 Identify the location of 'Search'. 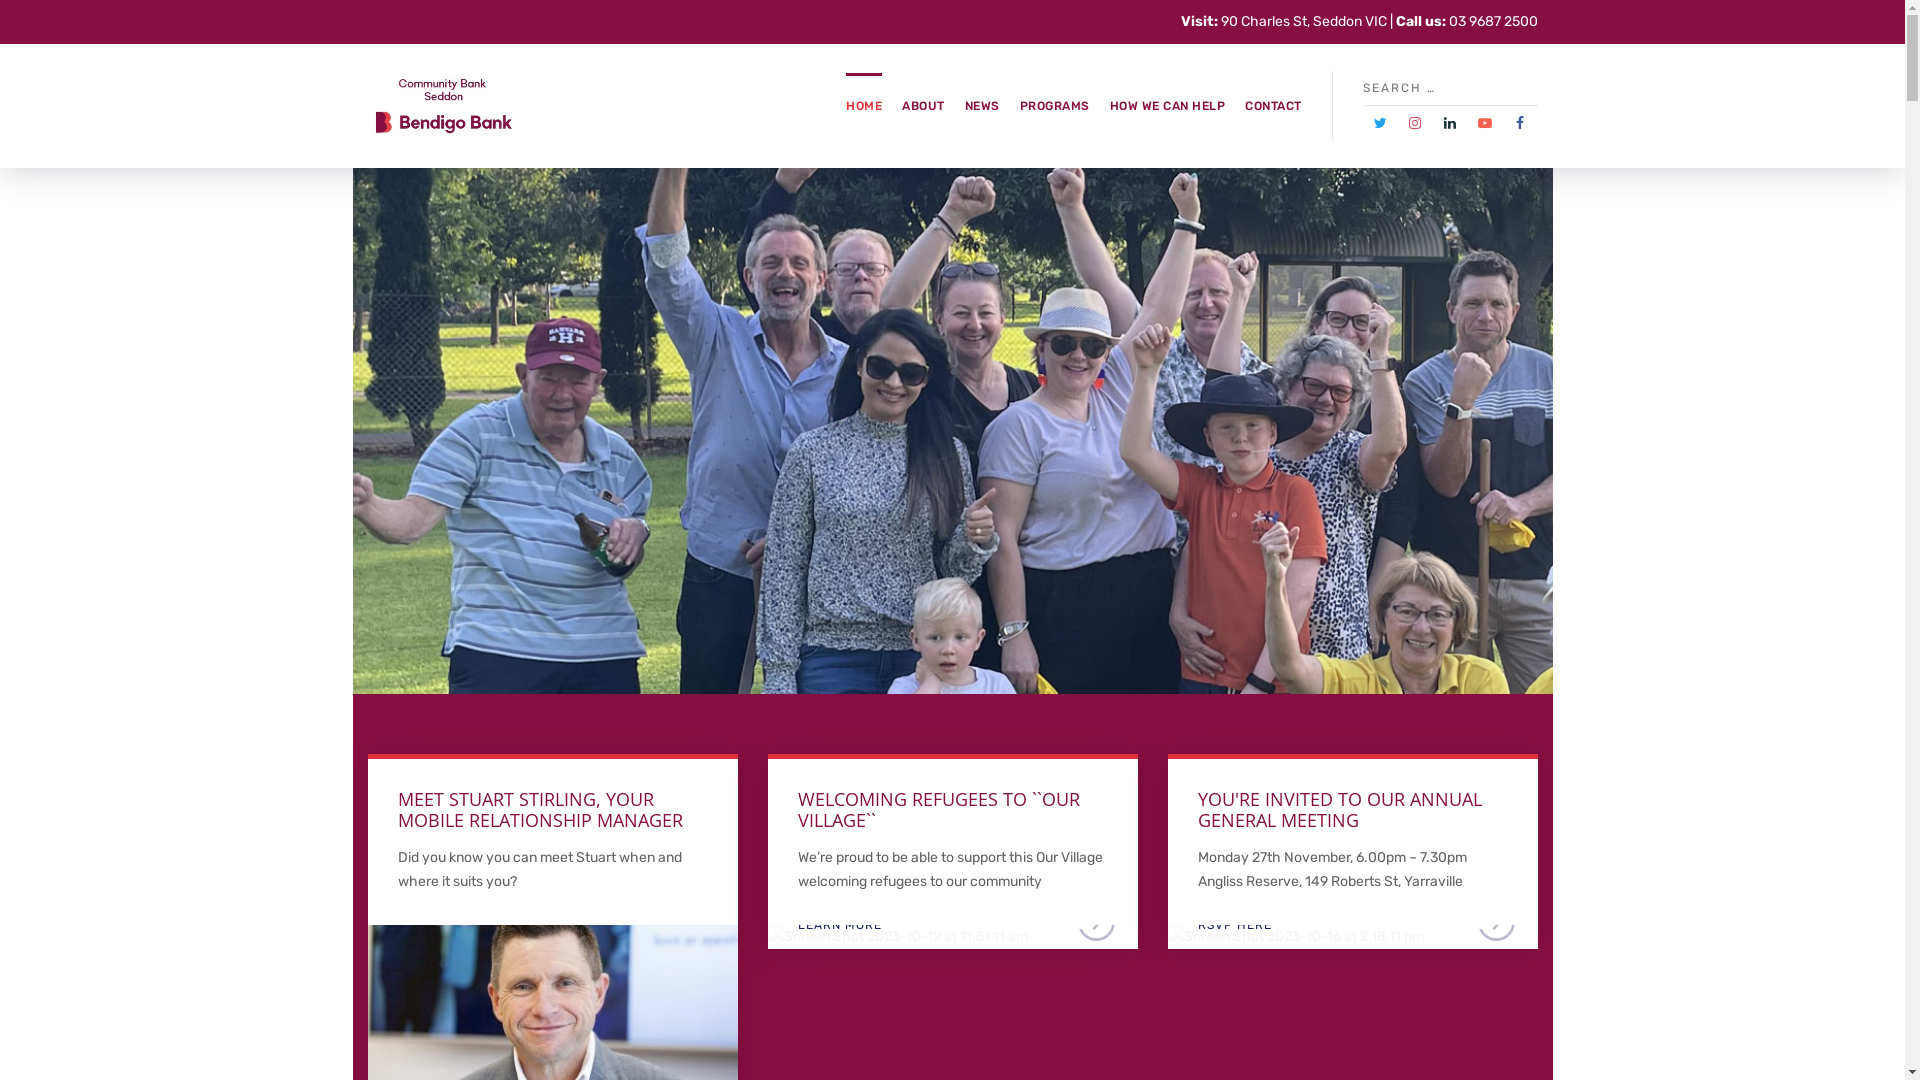
(9, 10).